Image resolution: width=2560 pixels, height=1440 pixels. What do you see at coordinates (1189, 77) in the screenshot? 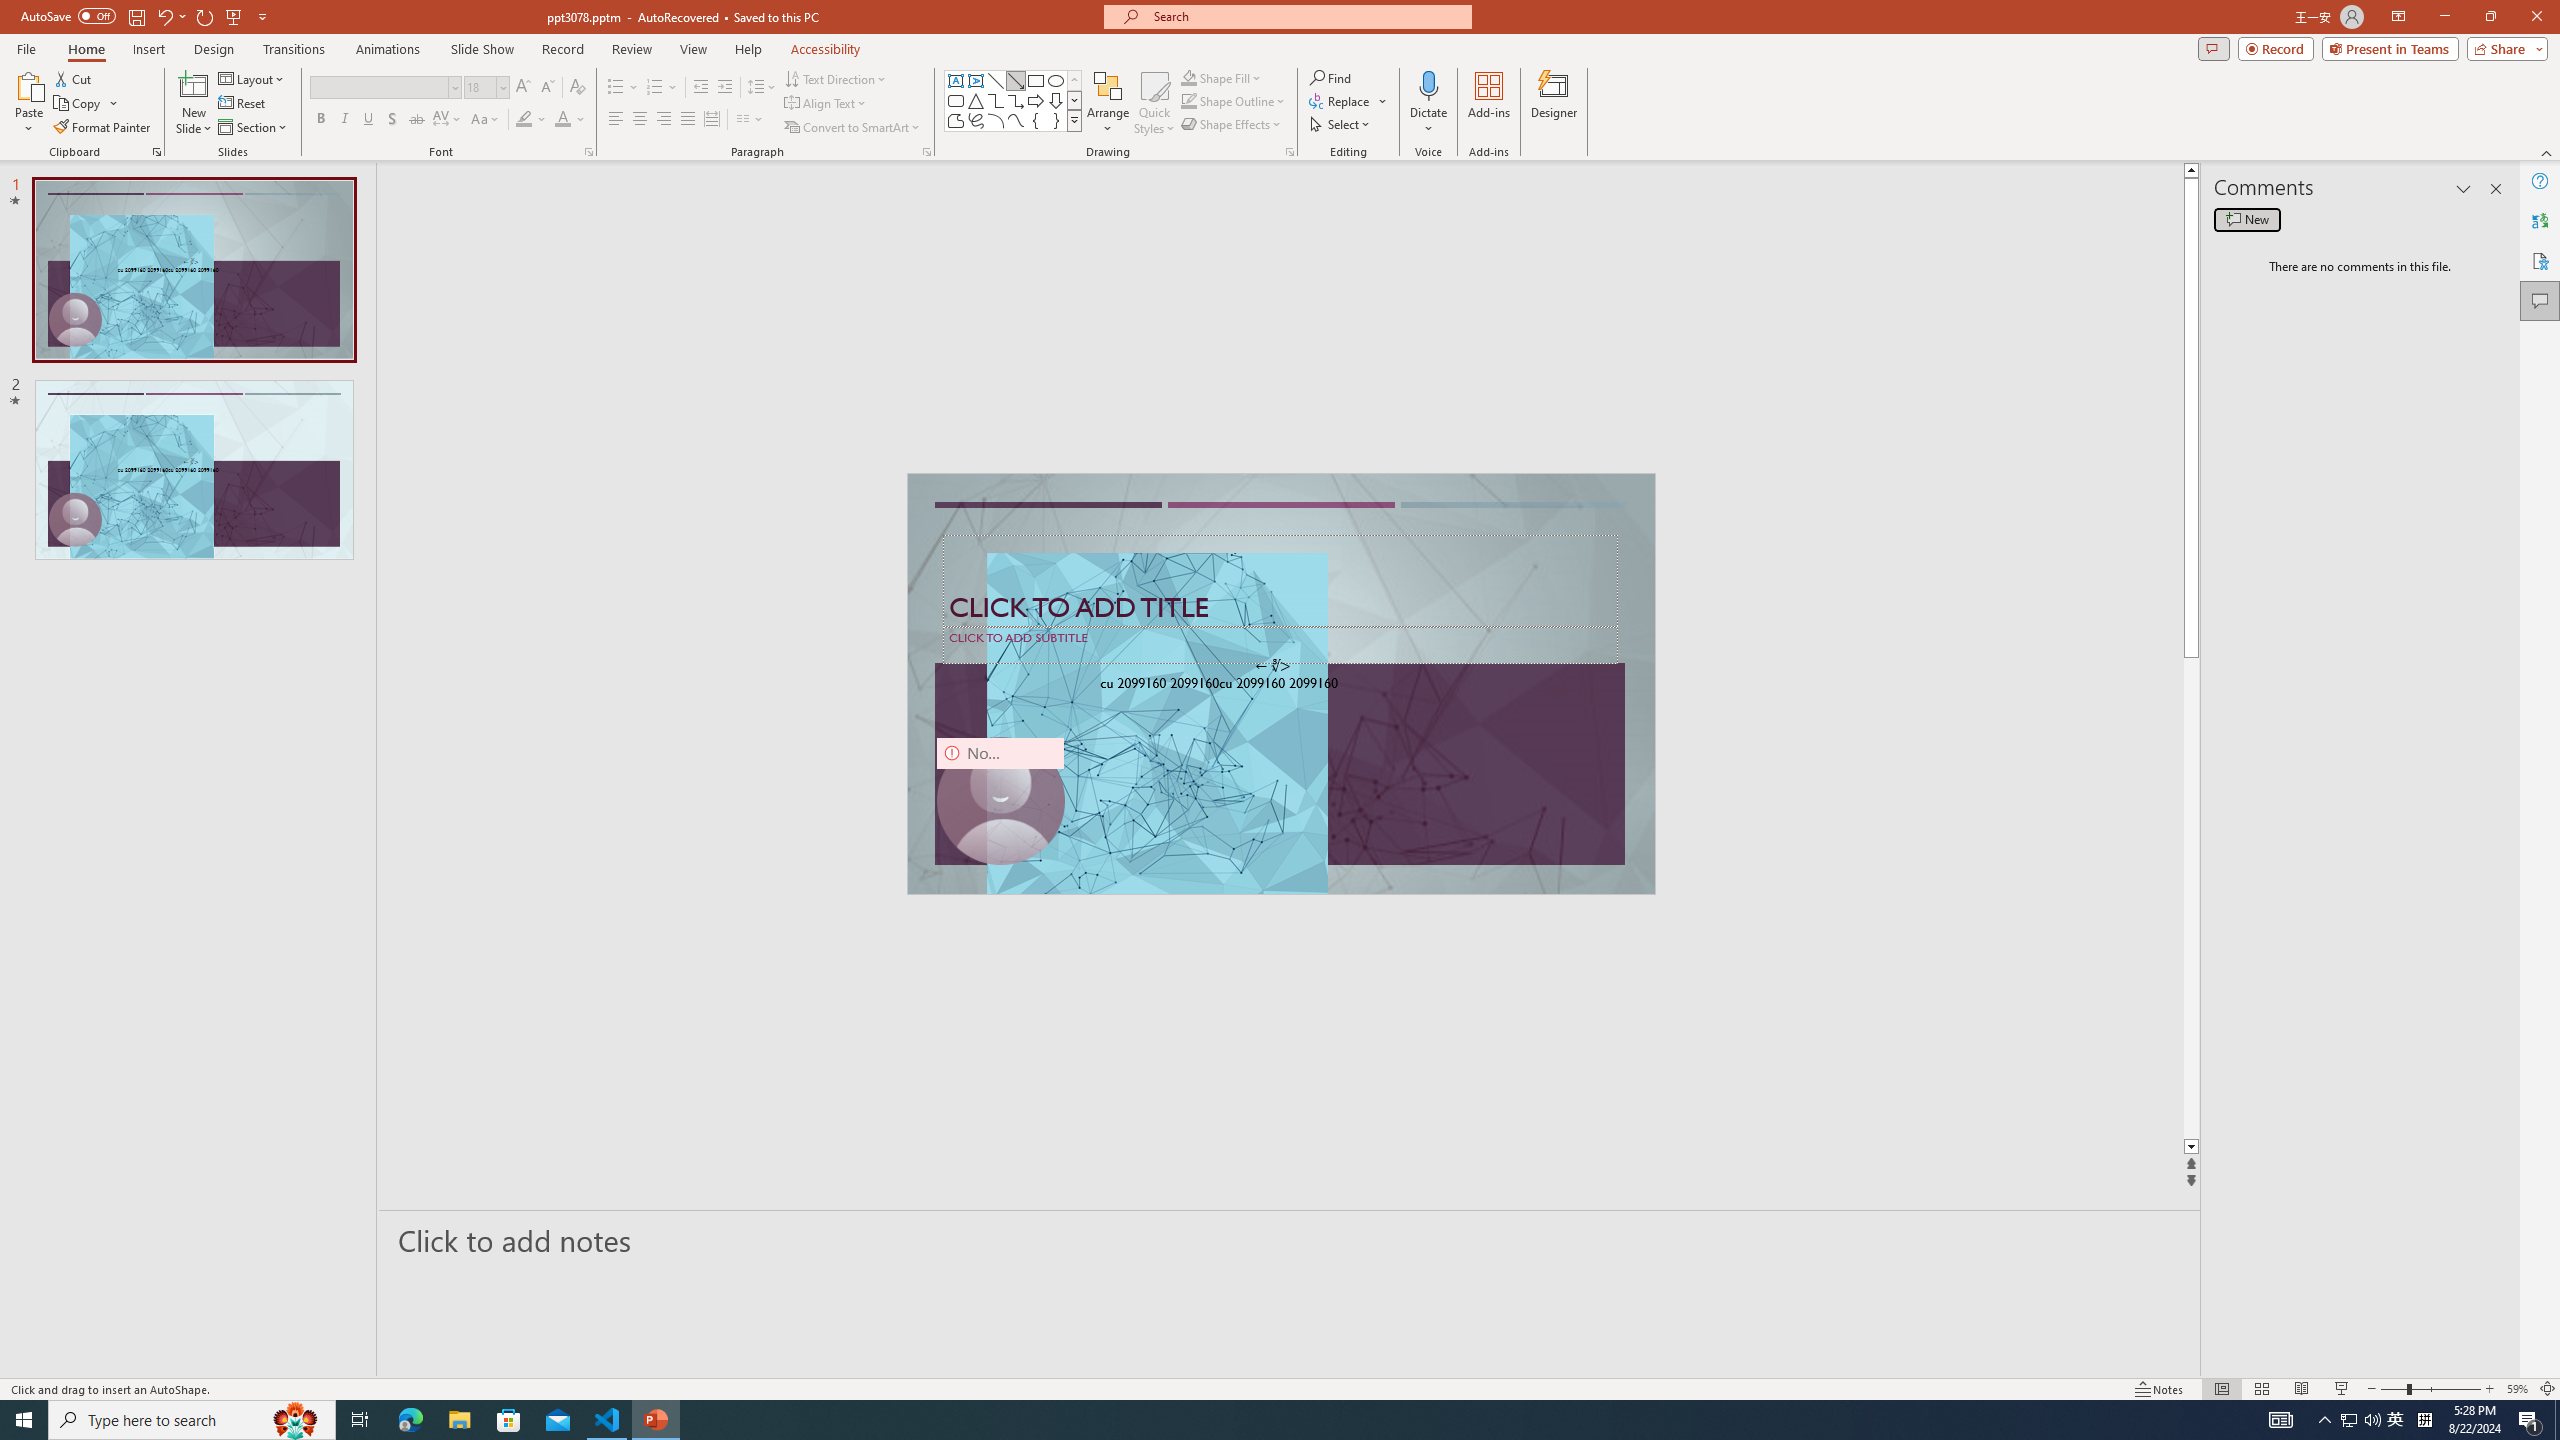
I see `'Shape Fill Dark Green, Accent 2'` at bounding box center [1189, 77].